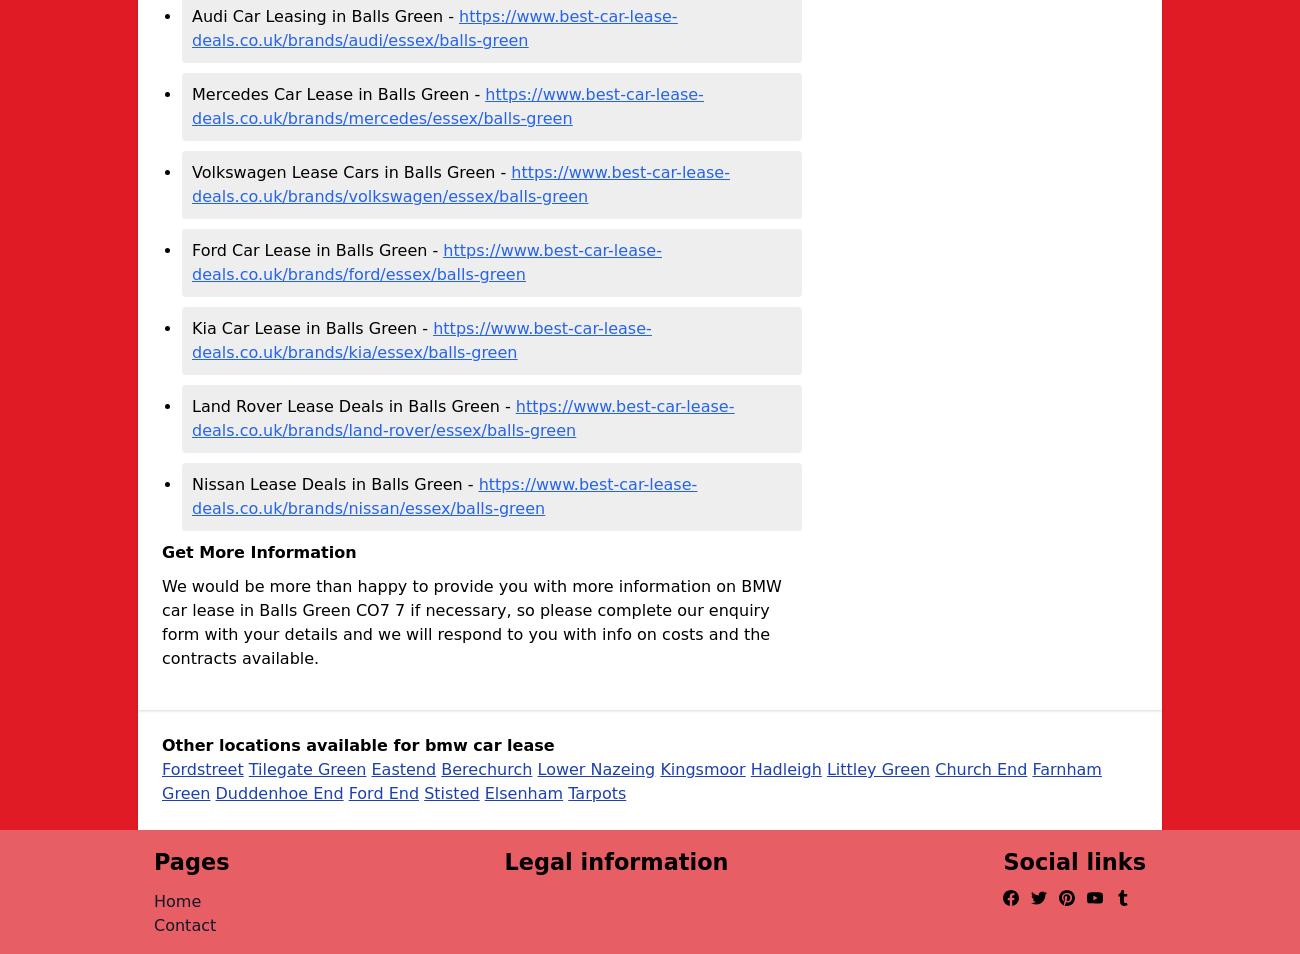 The width and height of the screenshot is (1300, 954). What do you see at coordinates (462, 418) in the screenshot?
I see `'https://www.best-car-lease-deals.co.uk/brands/land-rover/essex/balls-green'` at bounding box center [462, 418].